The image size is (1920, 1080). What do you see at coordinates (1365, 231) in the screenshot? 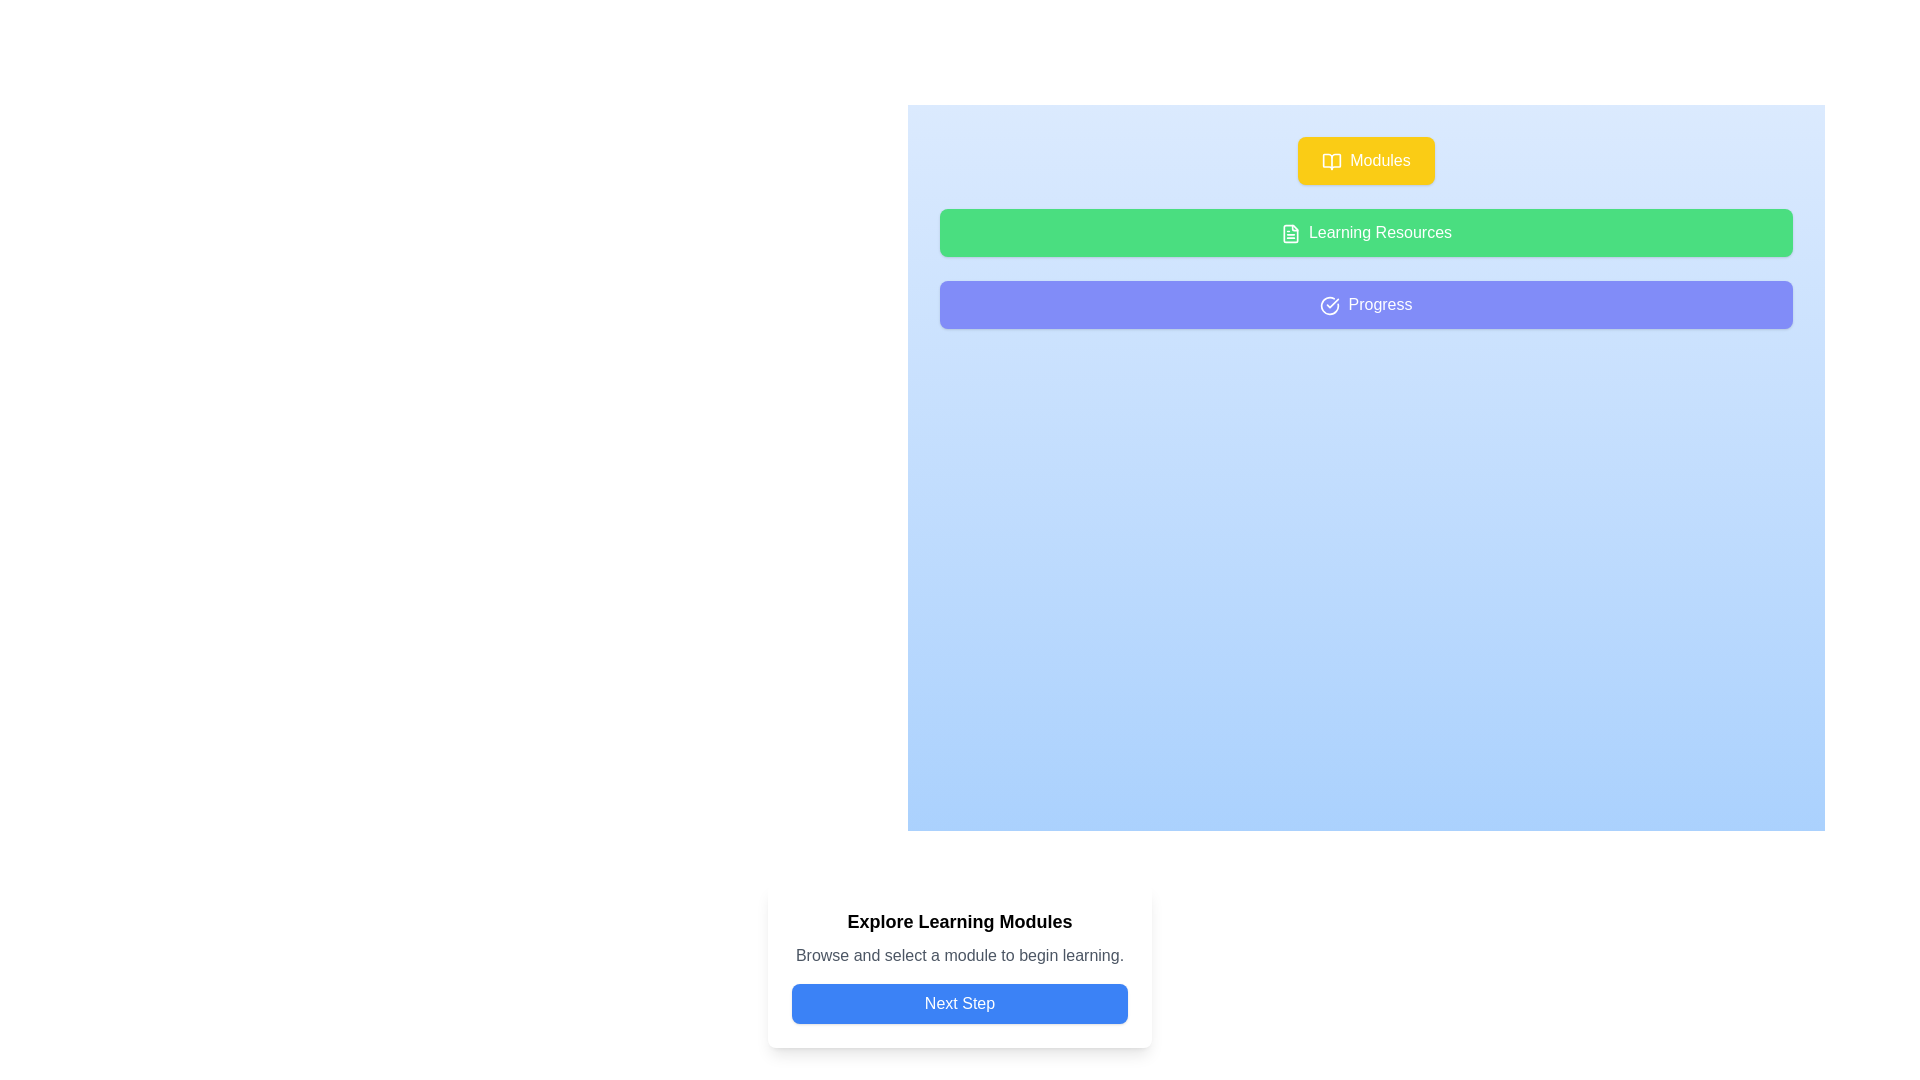
I see `the green button labeled 'Learning Resources' with a document icon` at bounding box center [1365, 231].